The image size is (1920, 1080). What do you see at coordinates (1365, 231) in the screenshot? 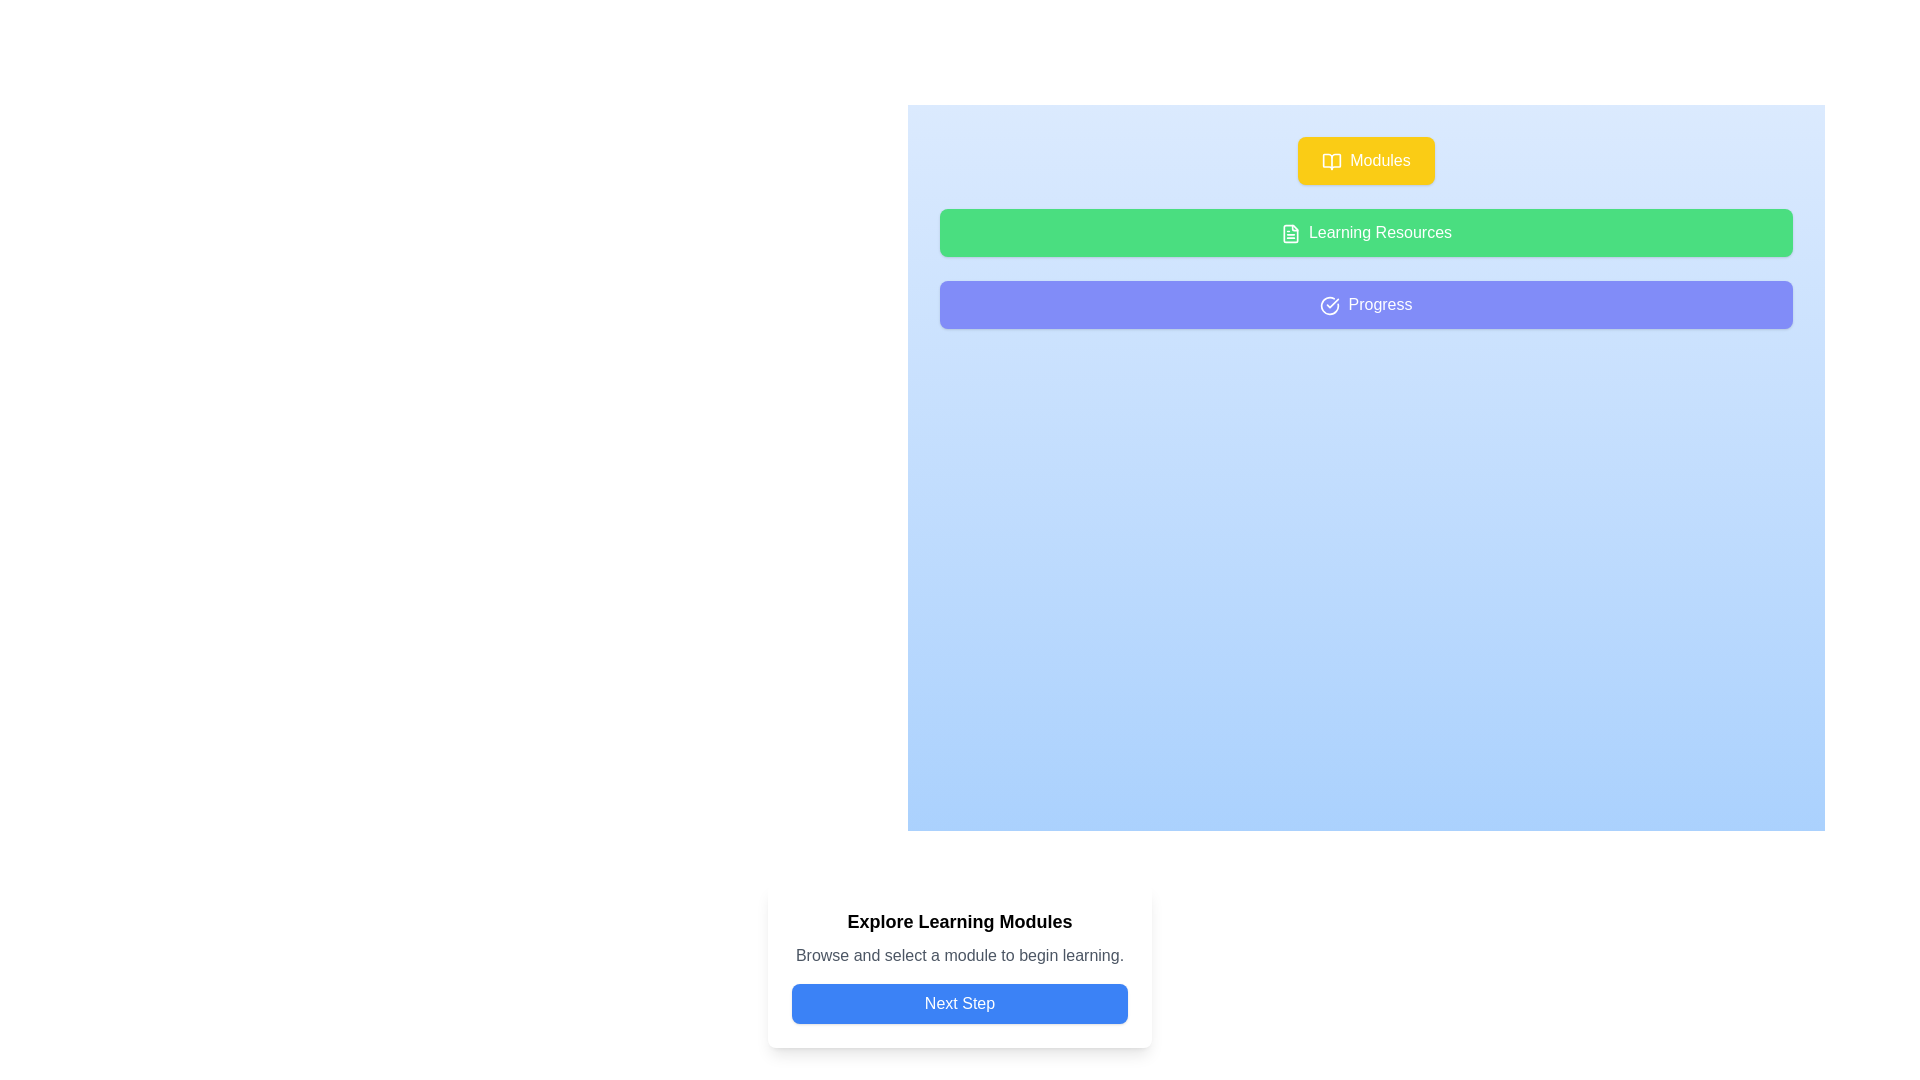
I see `the green button labeled 'Learning Resources' with a document icon` at bounding box center [1365, 231].